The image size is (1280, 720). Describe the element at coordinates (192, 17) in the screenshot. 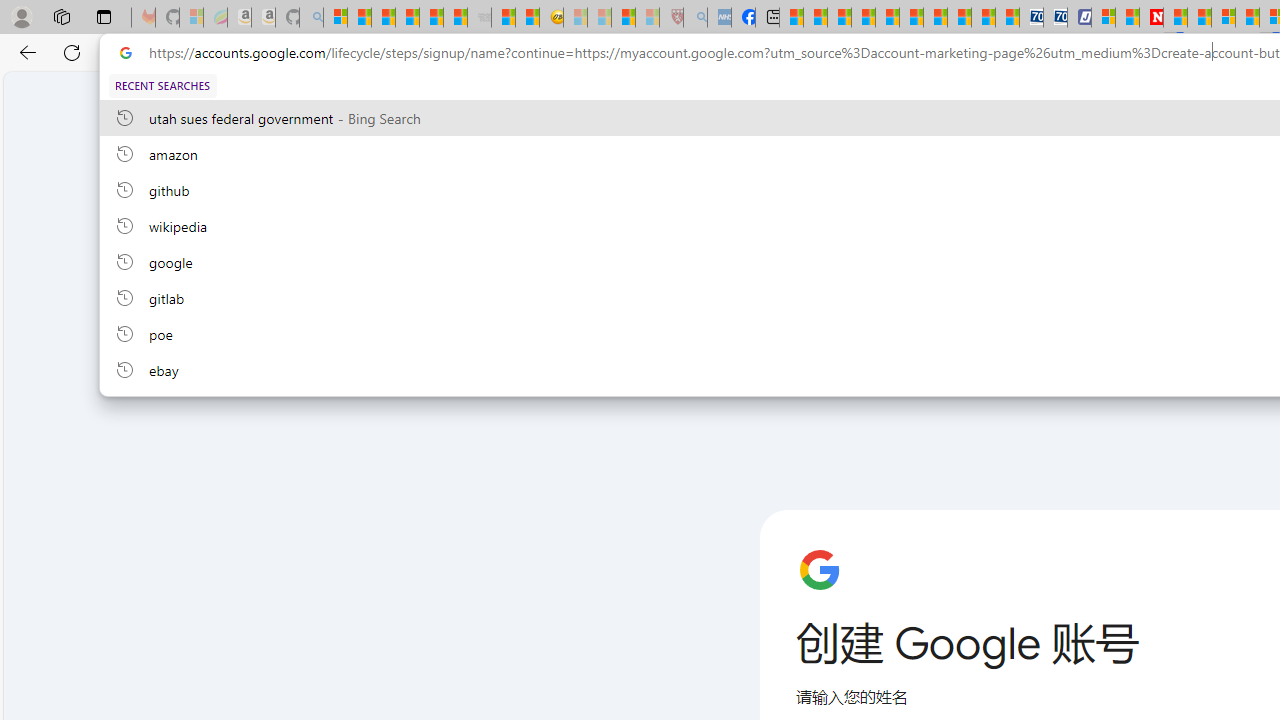

I see `'Microsoft-Report a Concern to Bing - Sleeping'` at that location.